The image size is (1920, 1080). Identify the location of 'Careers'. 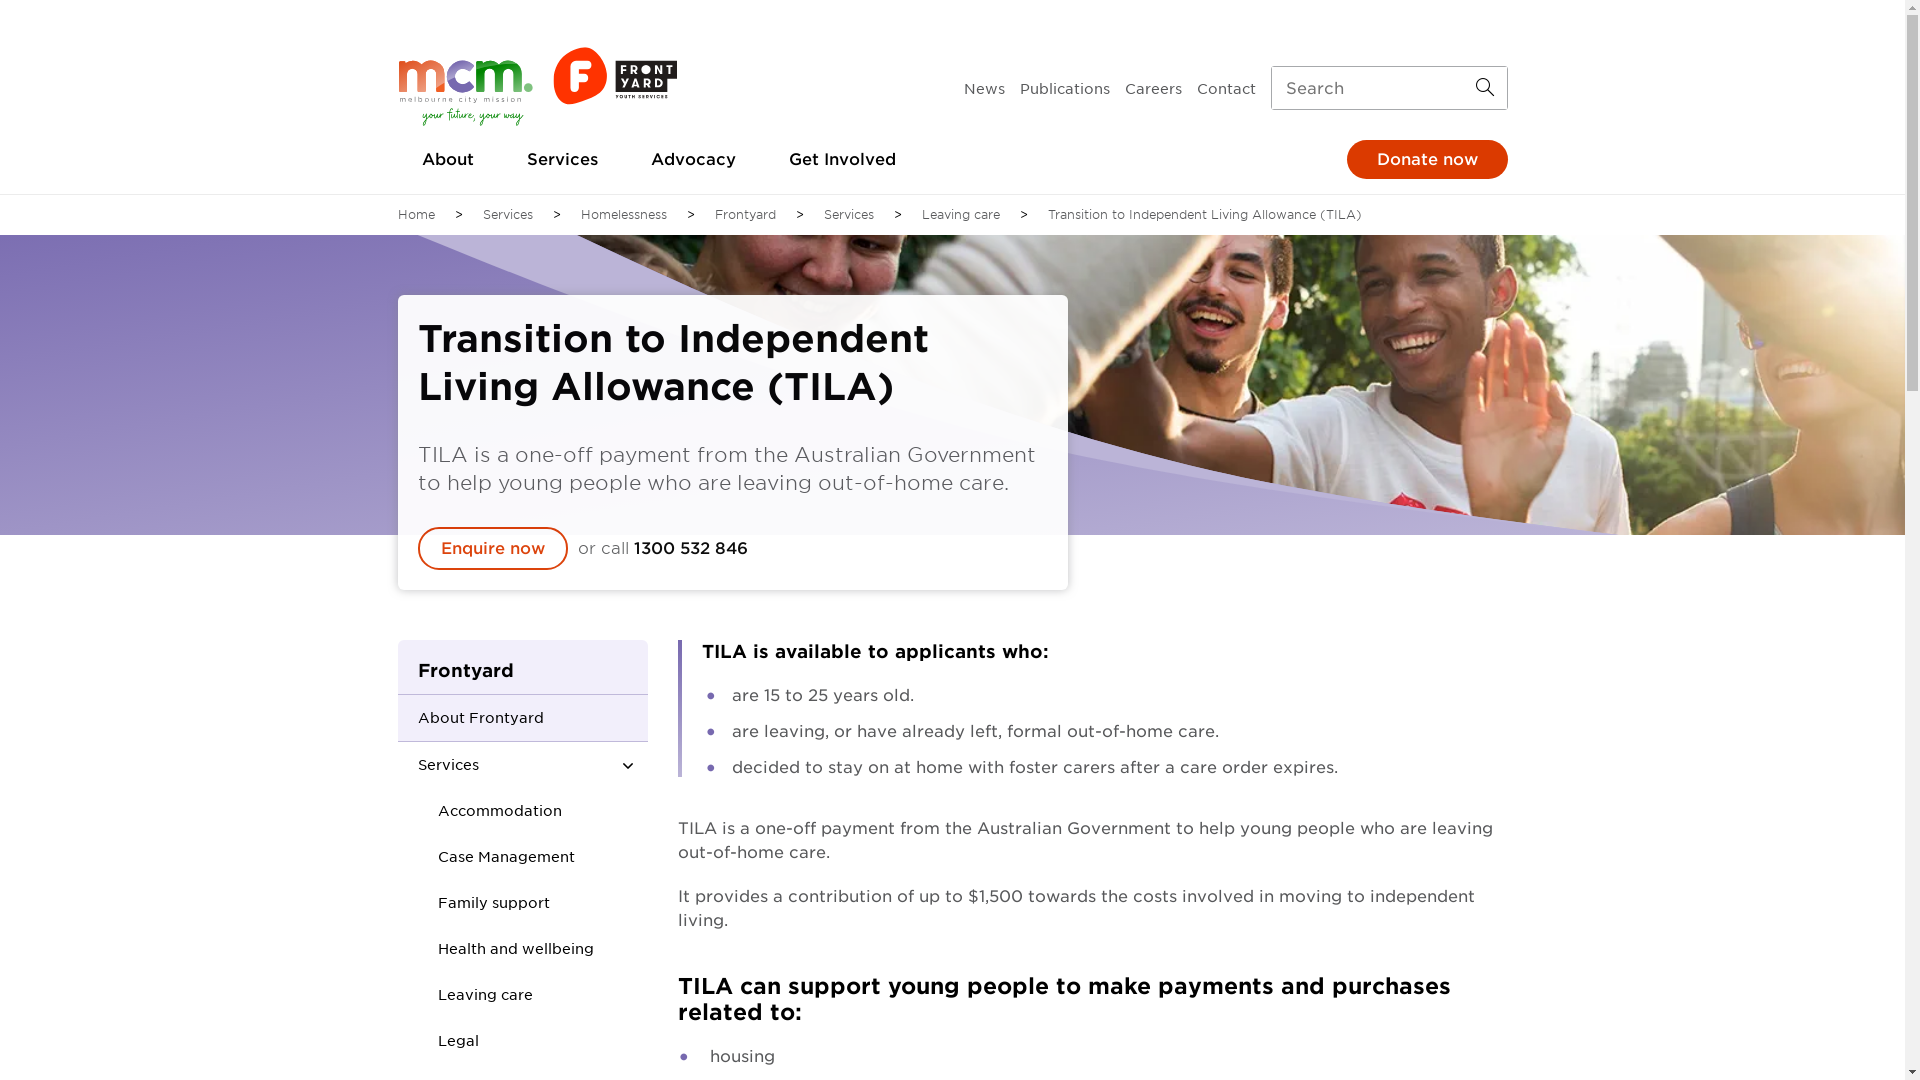
(1152, 87).